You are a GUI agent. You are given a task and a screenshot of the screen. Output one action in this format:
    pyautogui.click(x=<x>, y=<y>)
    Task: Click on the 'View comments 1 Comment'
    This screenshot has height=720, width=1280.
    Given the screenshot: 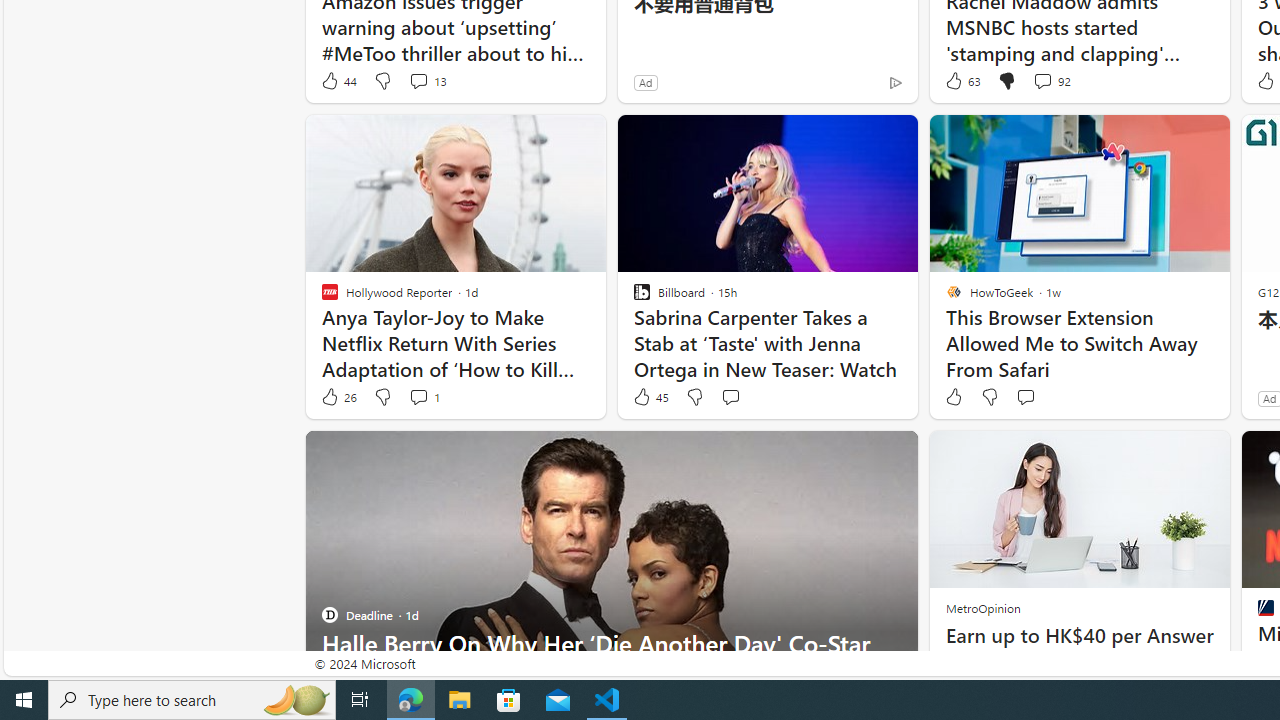 What is the action you would take?
    pyautogui.click(x=417, y=397)
    